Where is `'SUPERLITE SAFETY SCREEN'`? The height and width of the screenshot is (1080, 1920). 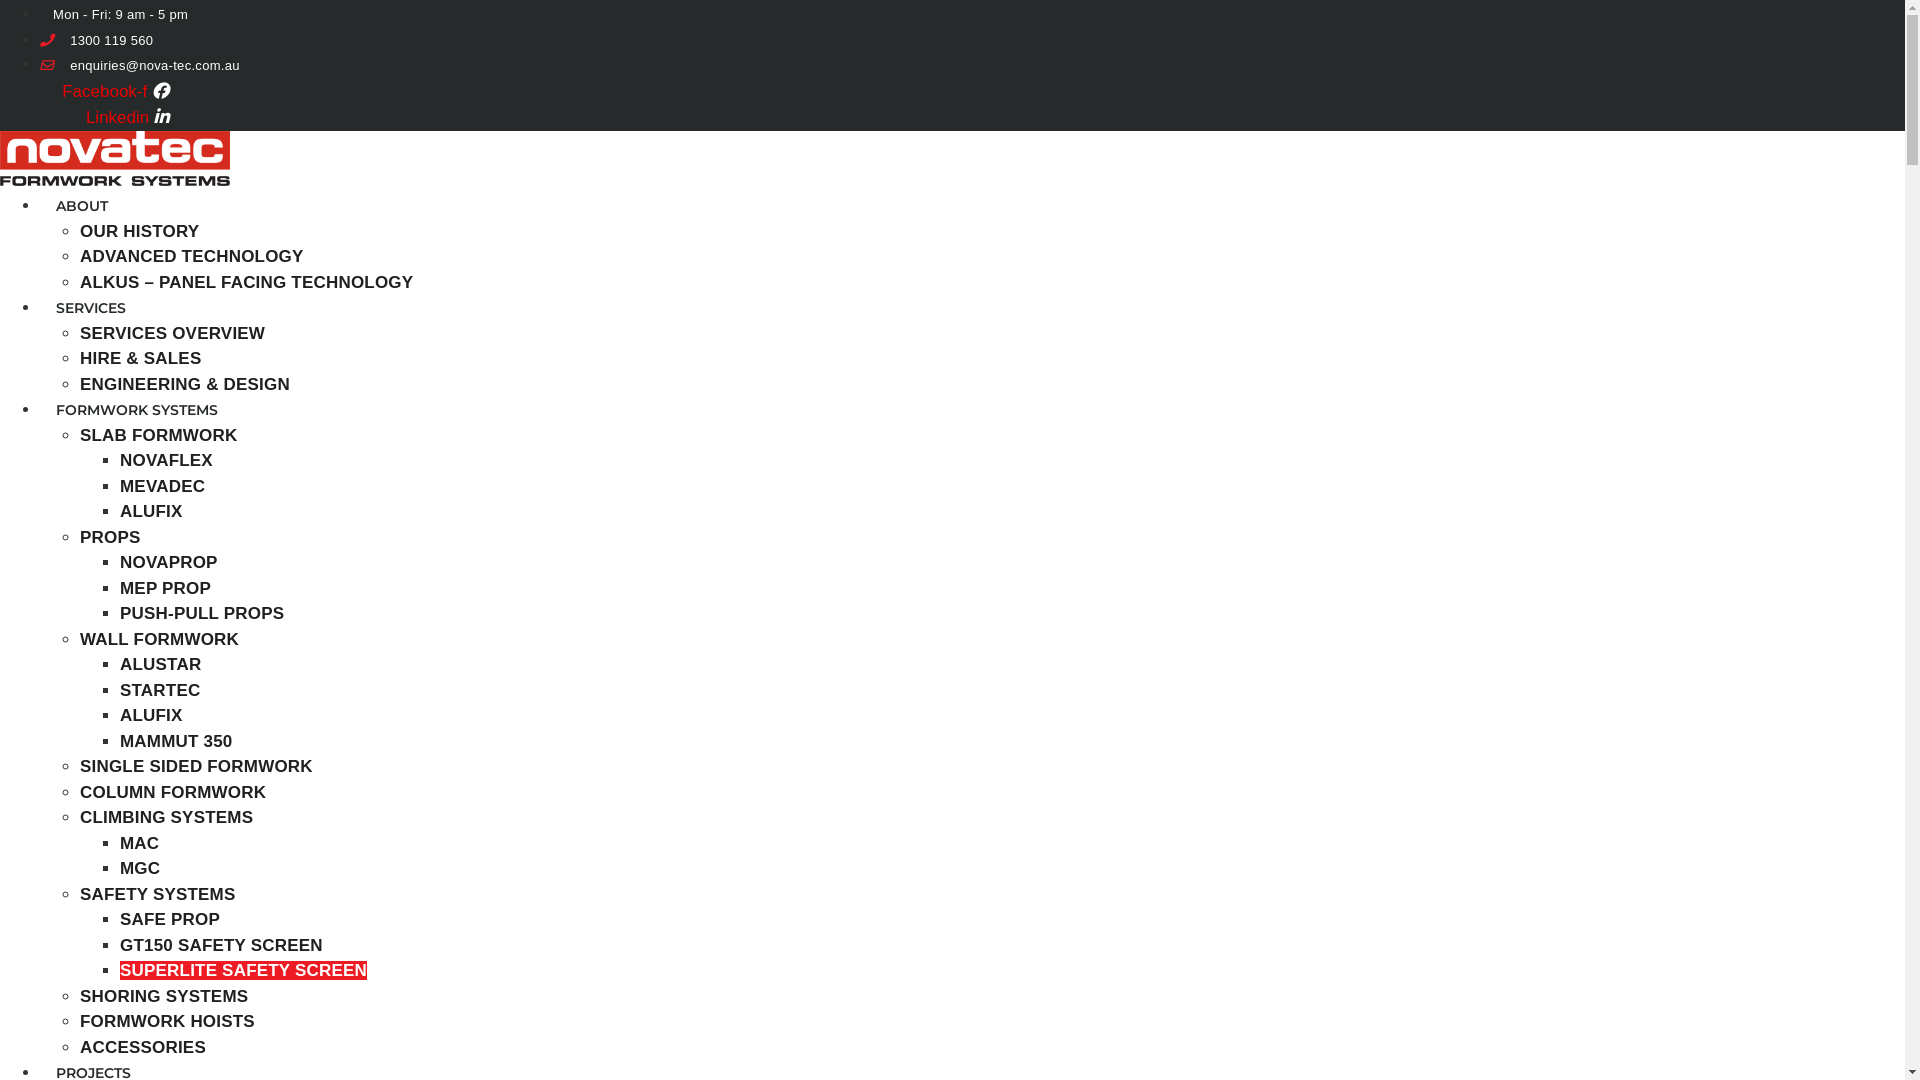
'SUPERLITE SAFETY SCREEN' is located at coordinates (242, 969).